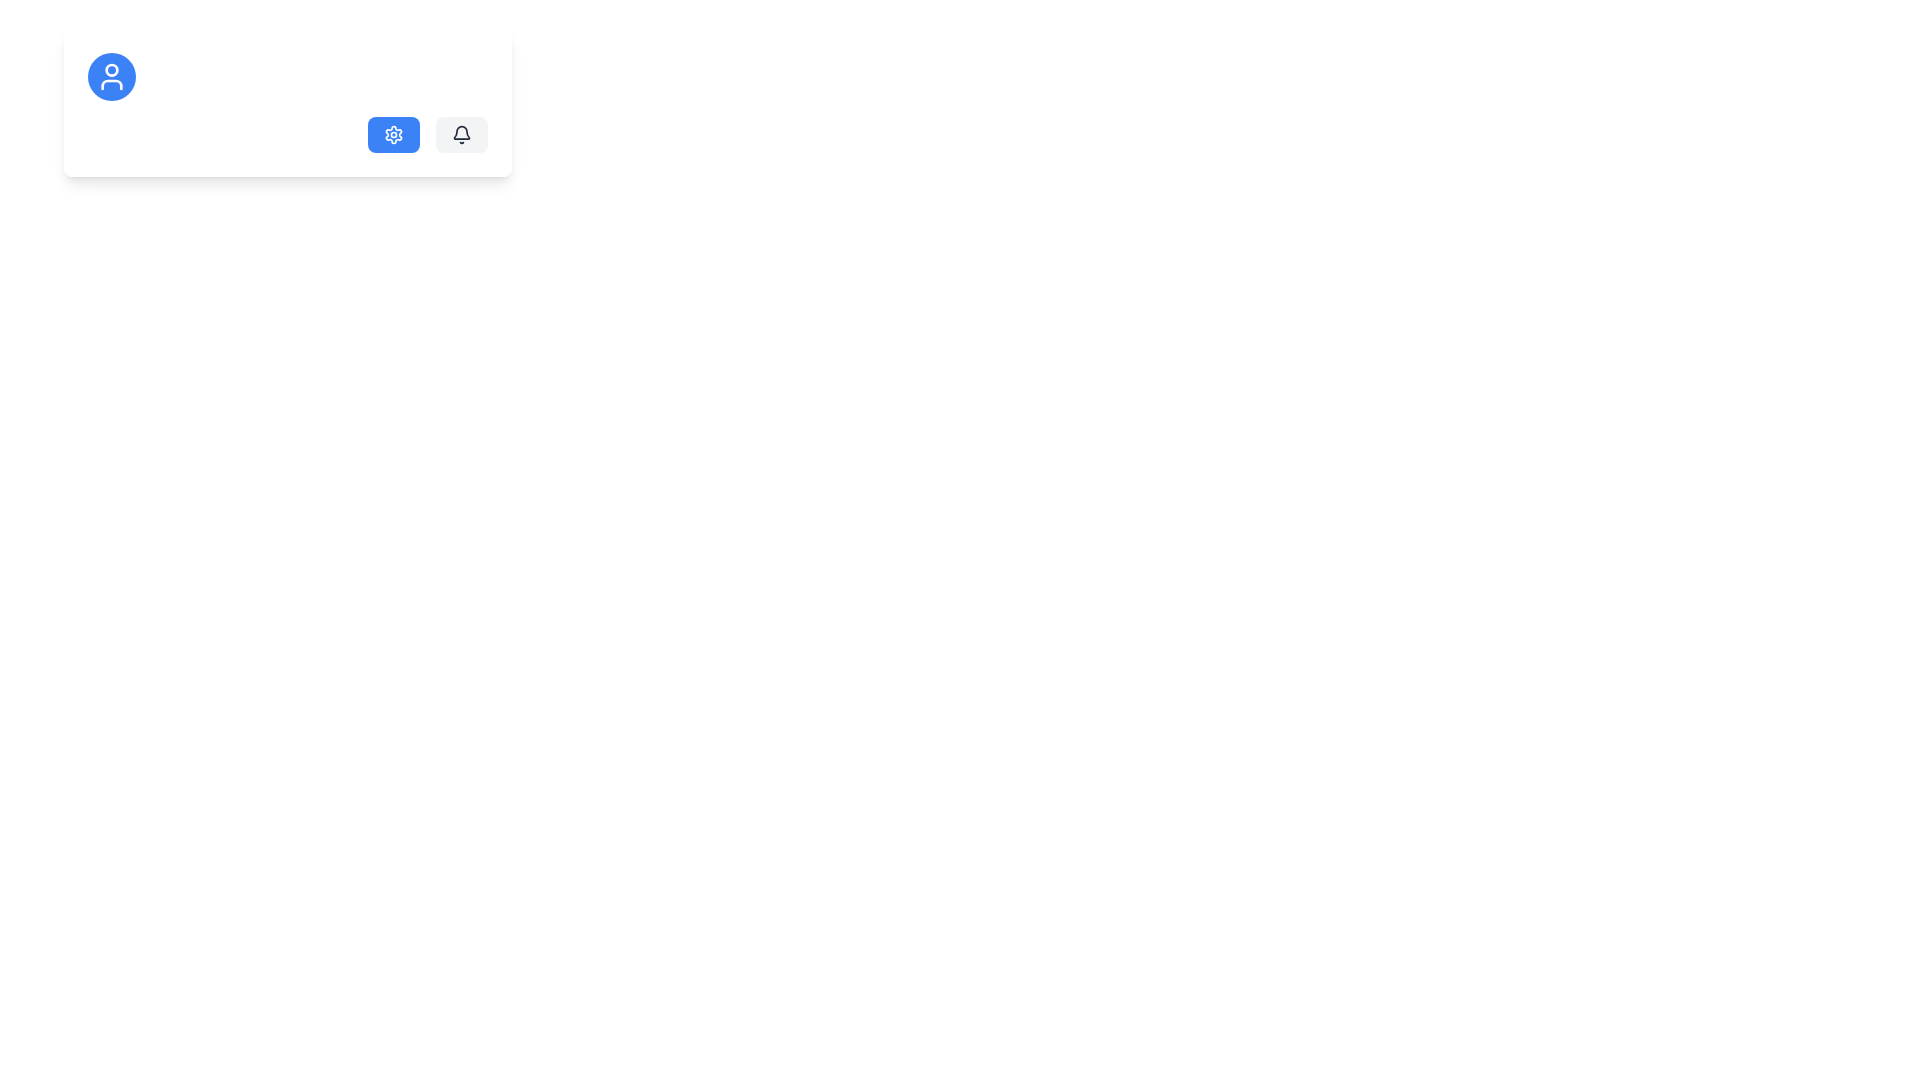 This screenshot has width=1920, height=1080. I want to click on the settings icon located between the profile image and the bell icon, so click(393, 135).